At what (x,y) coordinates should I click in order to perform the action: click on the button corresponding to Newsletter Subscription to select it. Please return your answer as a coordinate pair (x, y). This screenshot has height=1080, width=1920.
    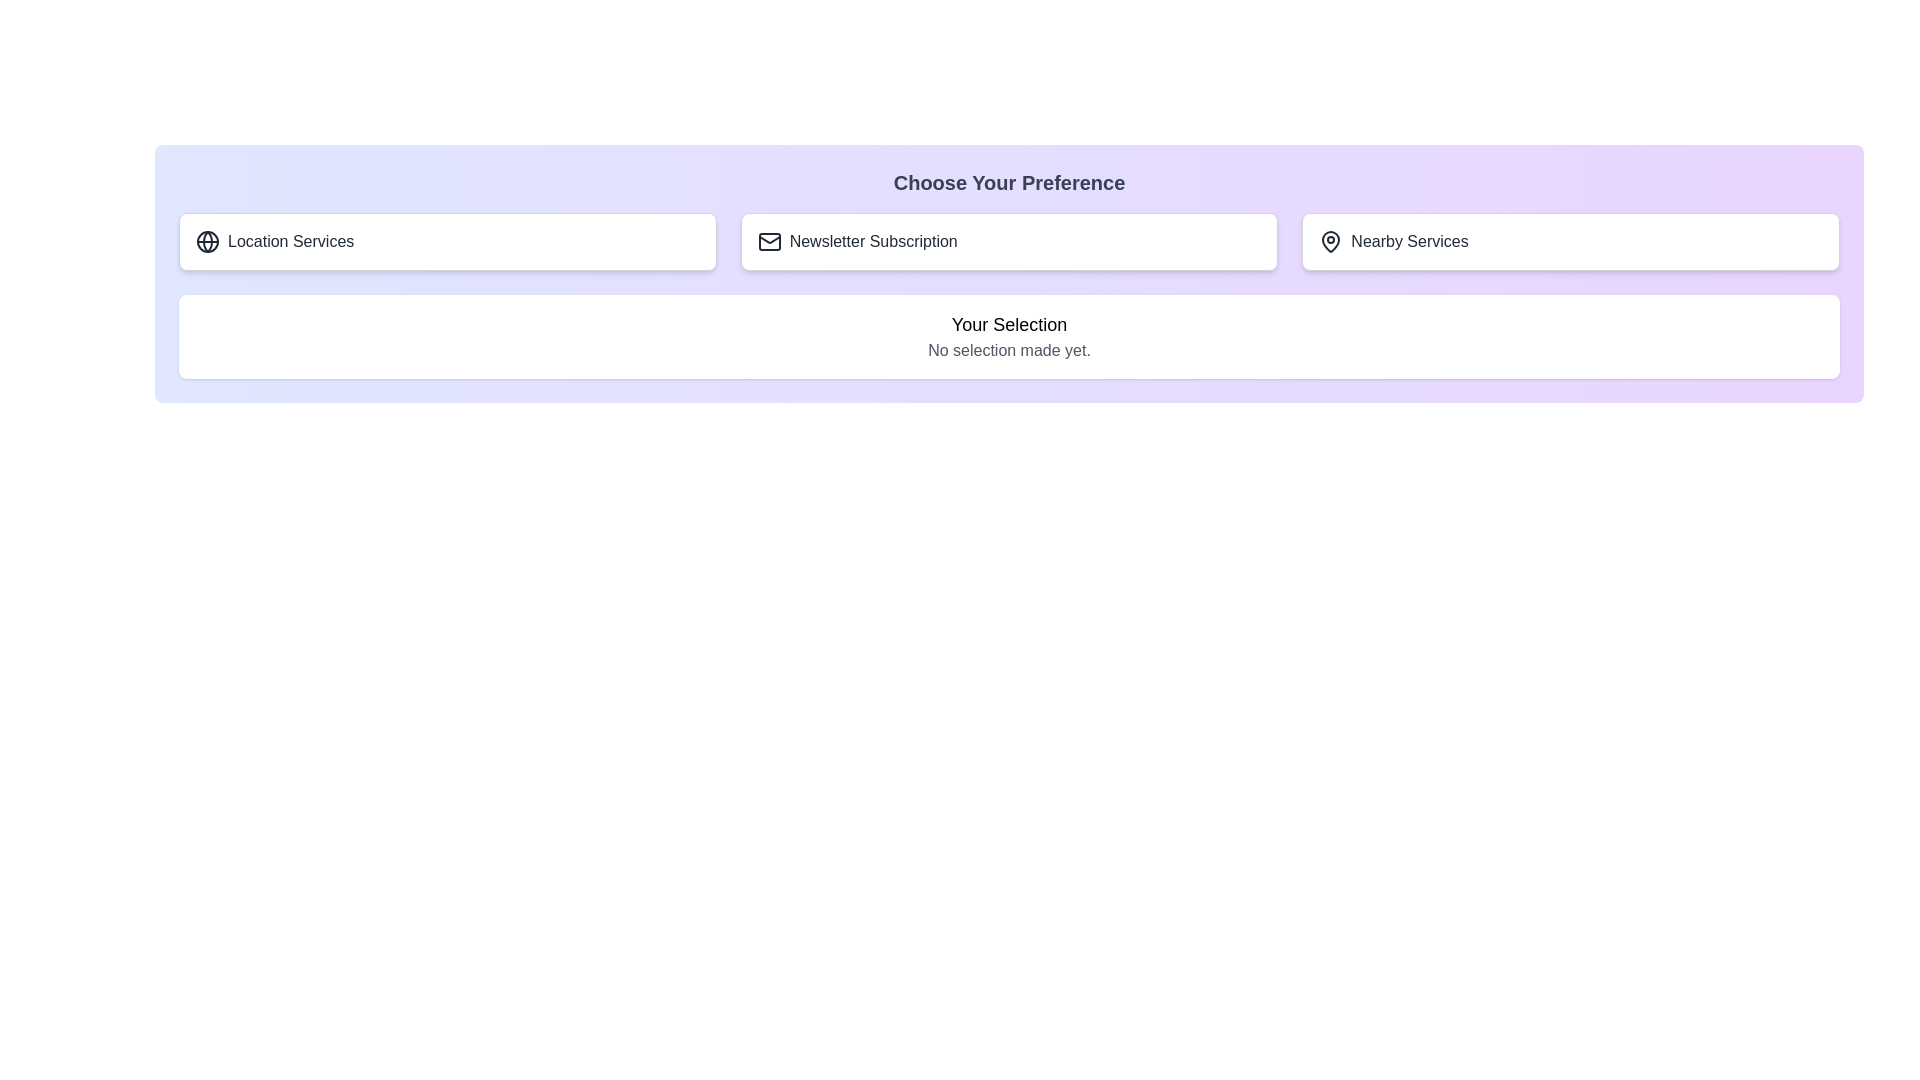
    Looking at the image, I should click on (1009, 241).